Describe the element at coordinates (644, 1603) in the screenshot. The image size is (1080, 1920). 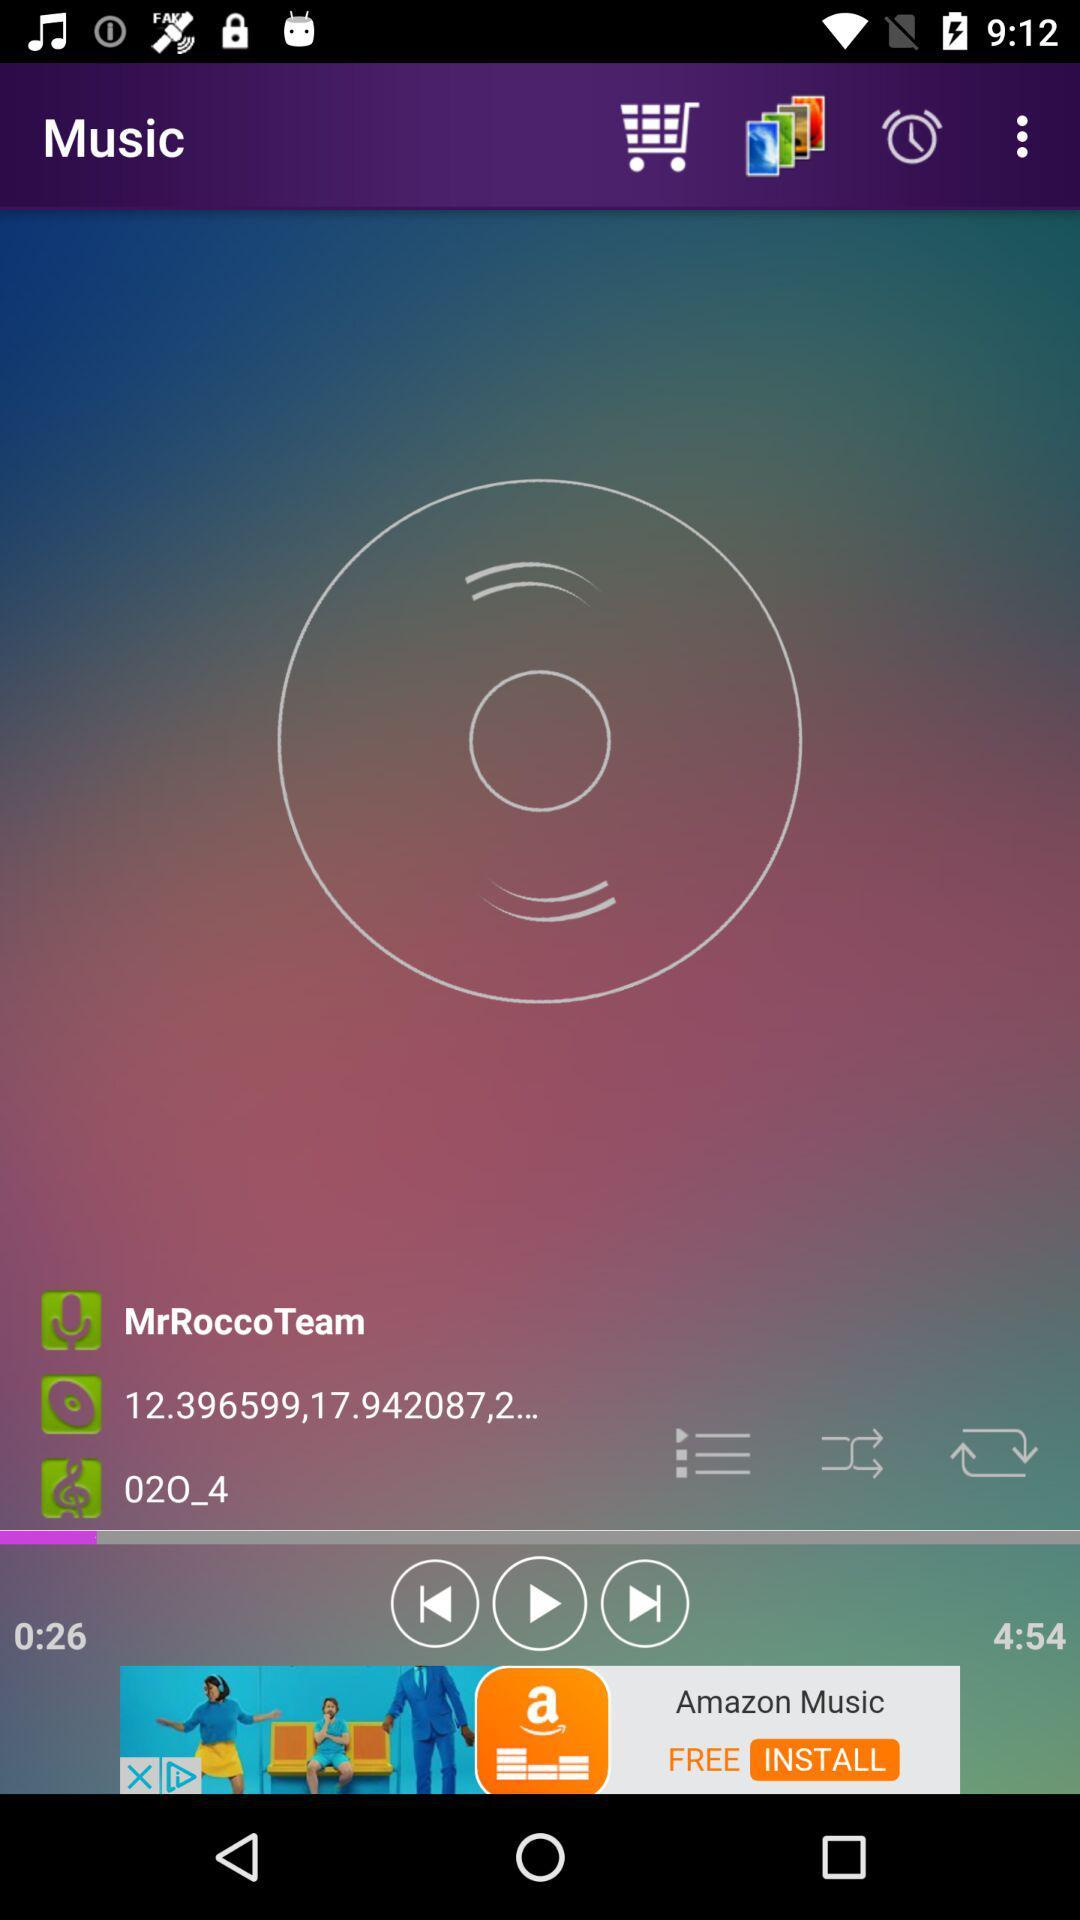
I see `go forward` at that location.